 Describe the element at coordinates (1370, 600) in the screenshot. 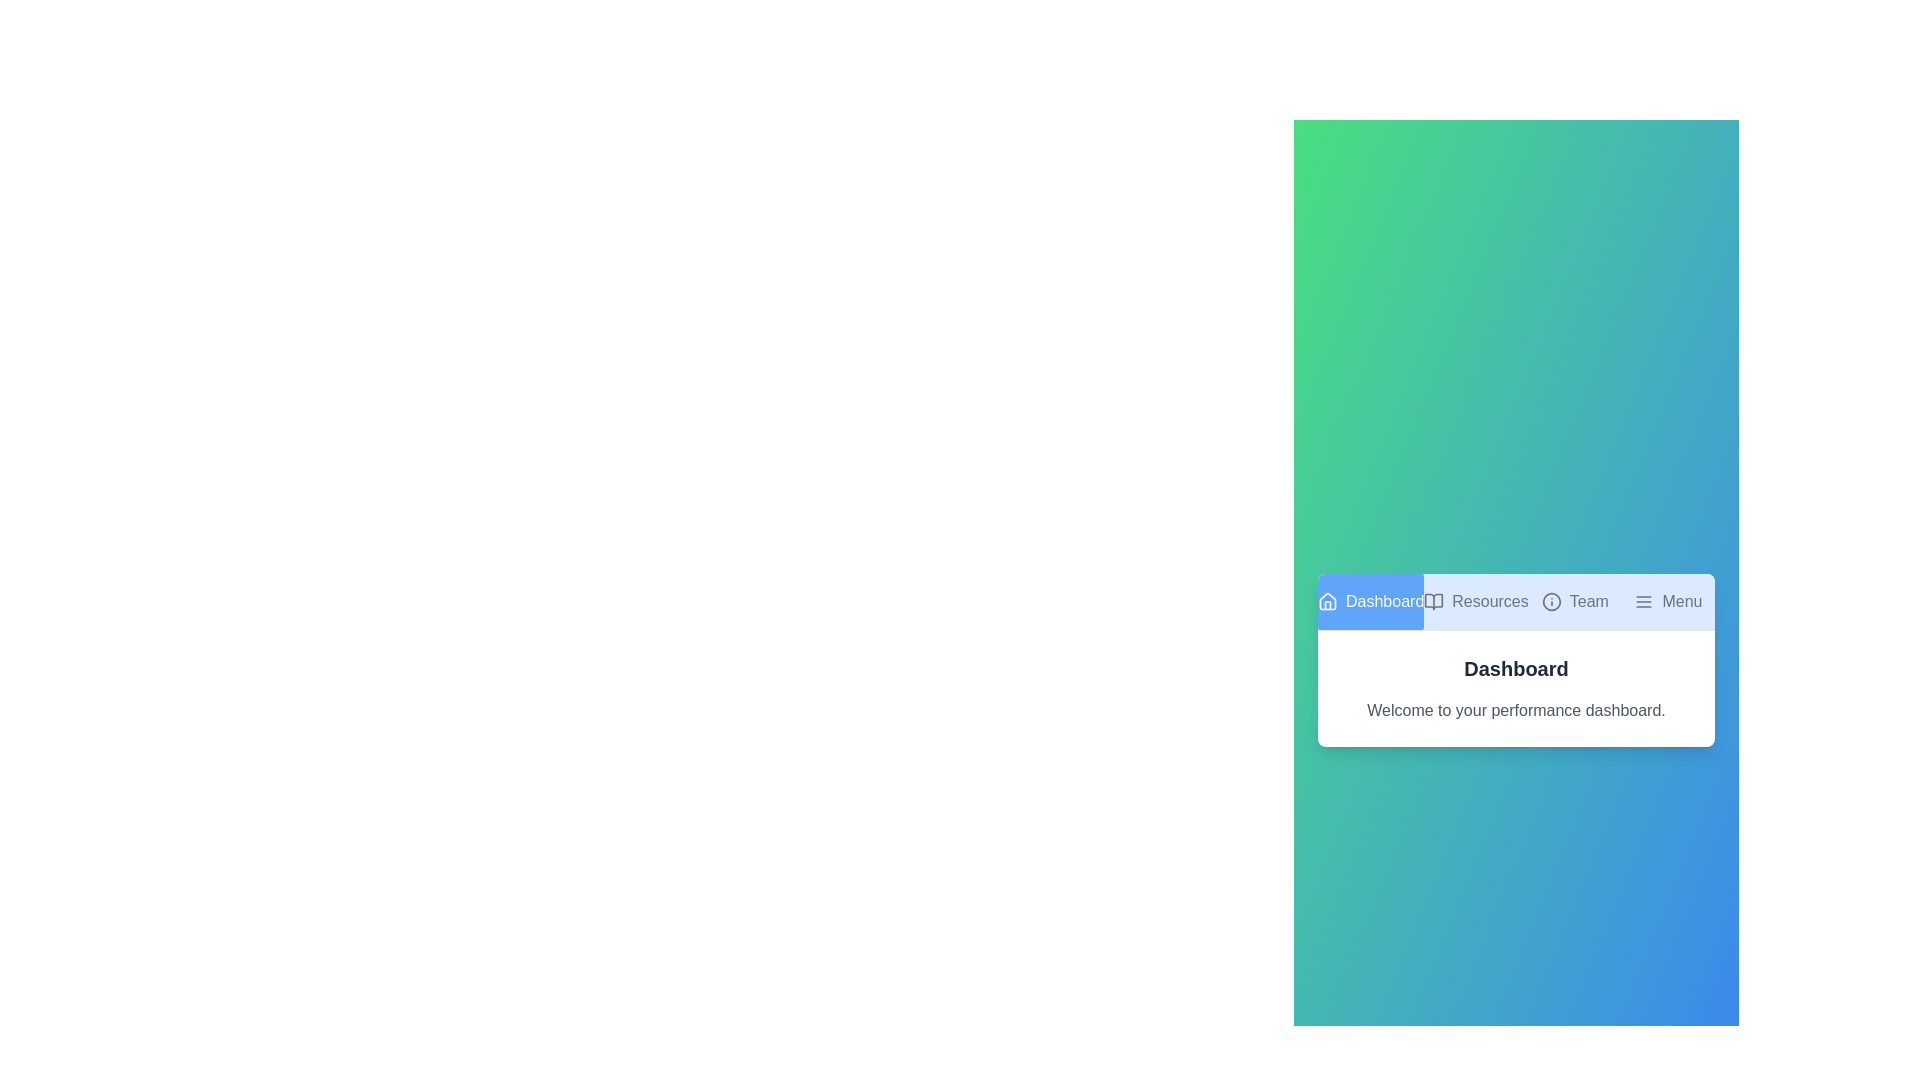

I see `the tab labeled Dashboard to observe its hover effect` at that location.